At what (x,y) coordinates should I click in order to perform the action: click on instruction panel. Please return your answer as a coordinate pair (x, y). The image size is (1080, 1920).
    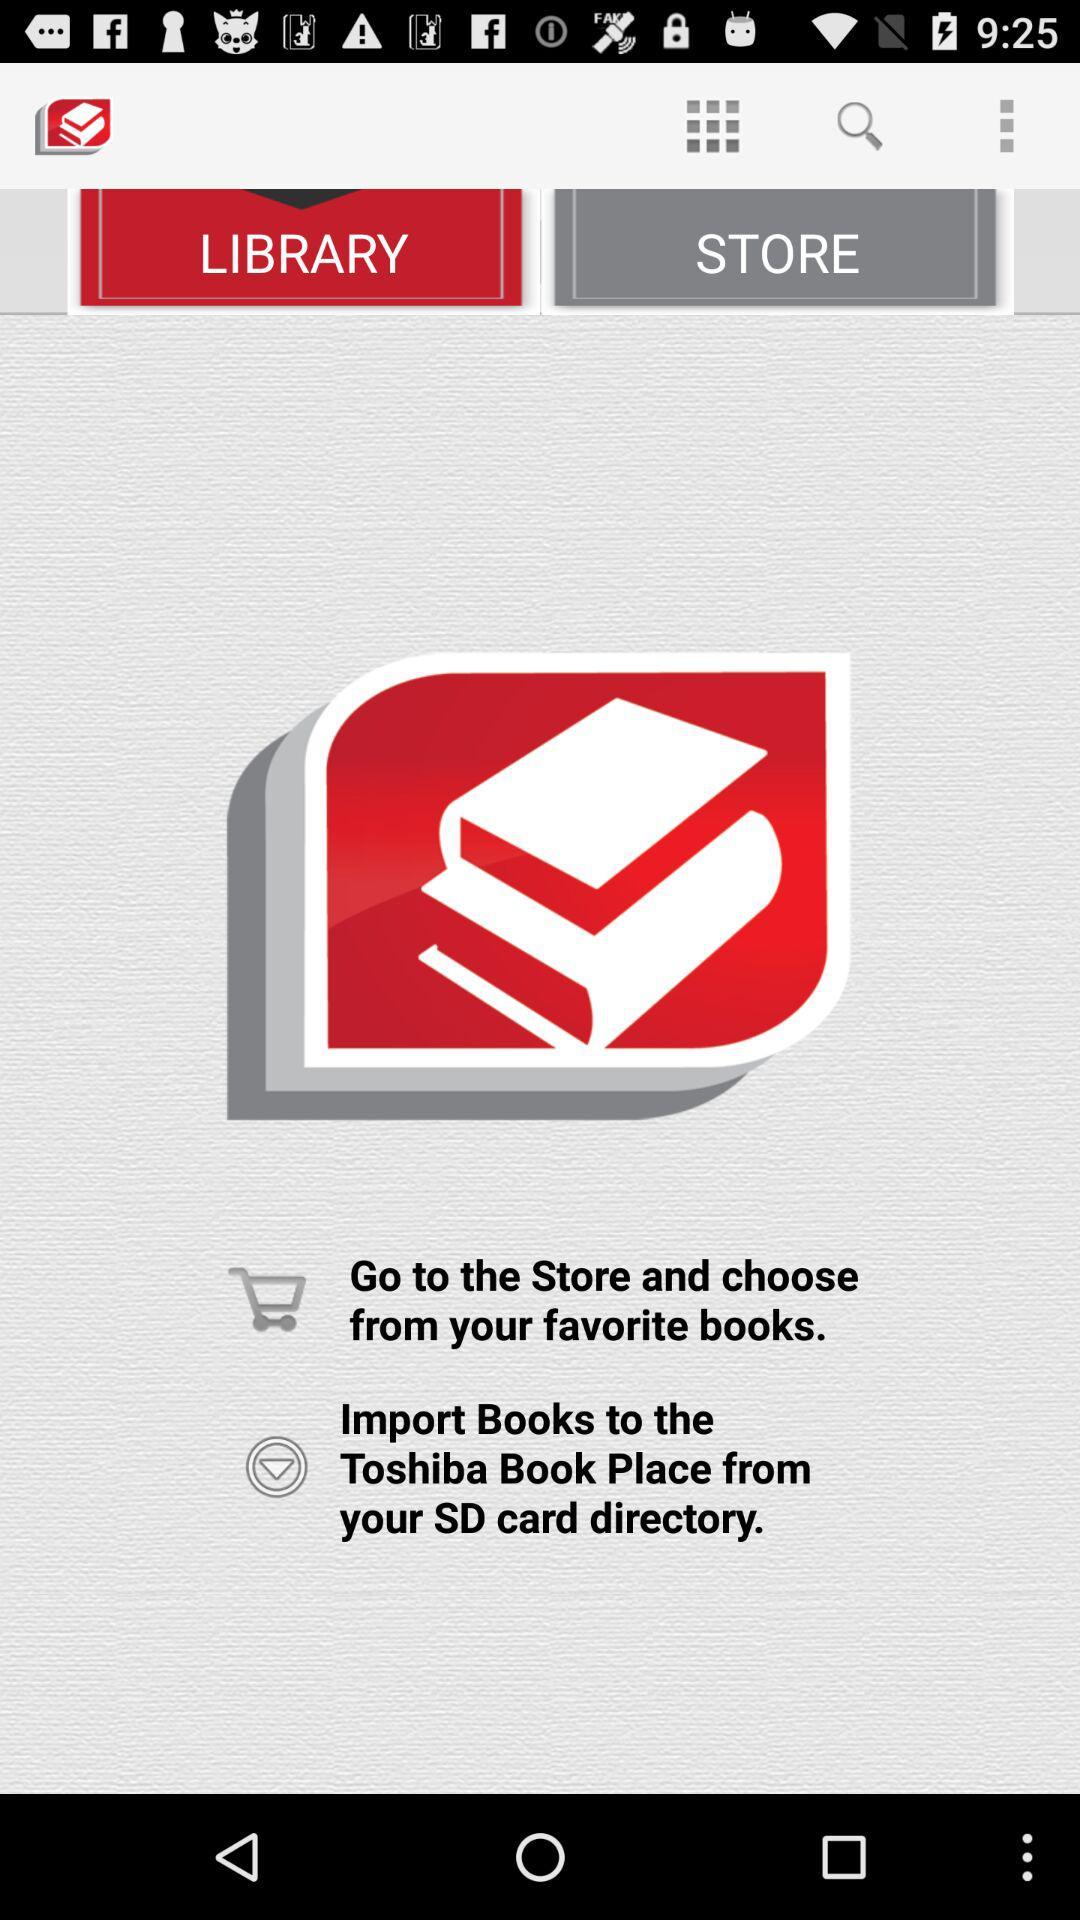
    Looking at the image, I should click on (540, 1053).